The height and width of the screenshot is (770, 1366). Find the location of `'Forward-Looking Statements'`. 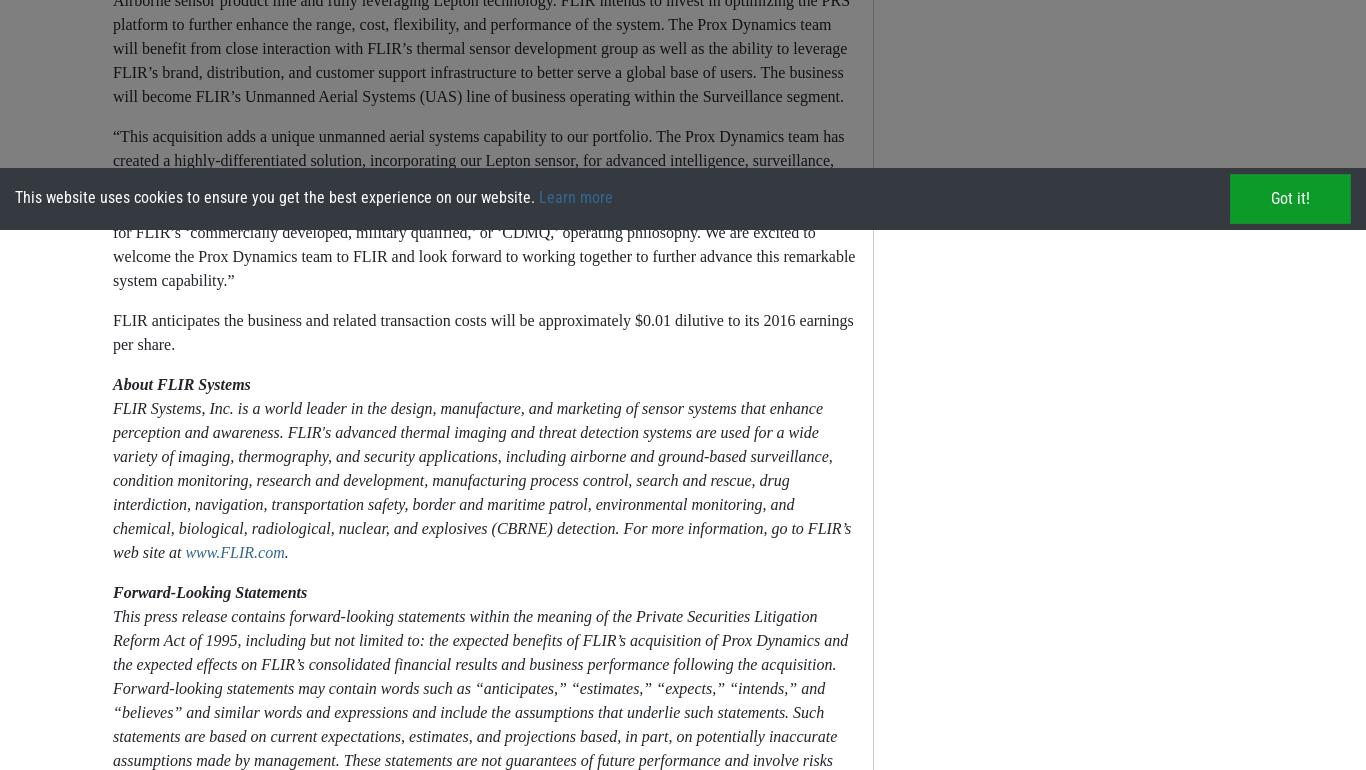

'Forward-Looking Statements' is located at coordinates (208, 591).